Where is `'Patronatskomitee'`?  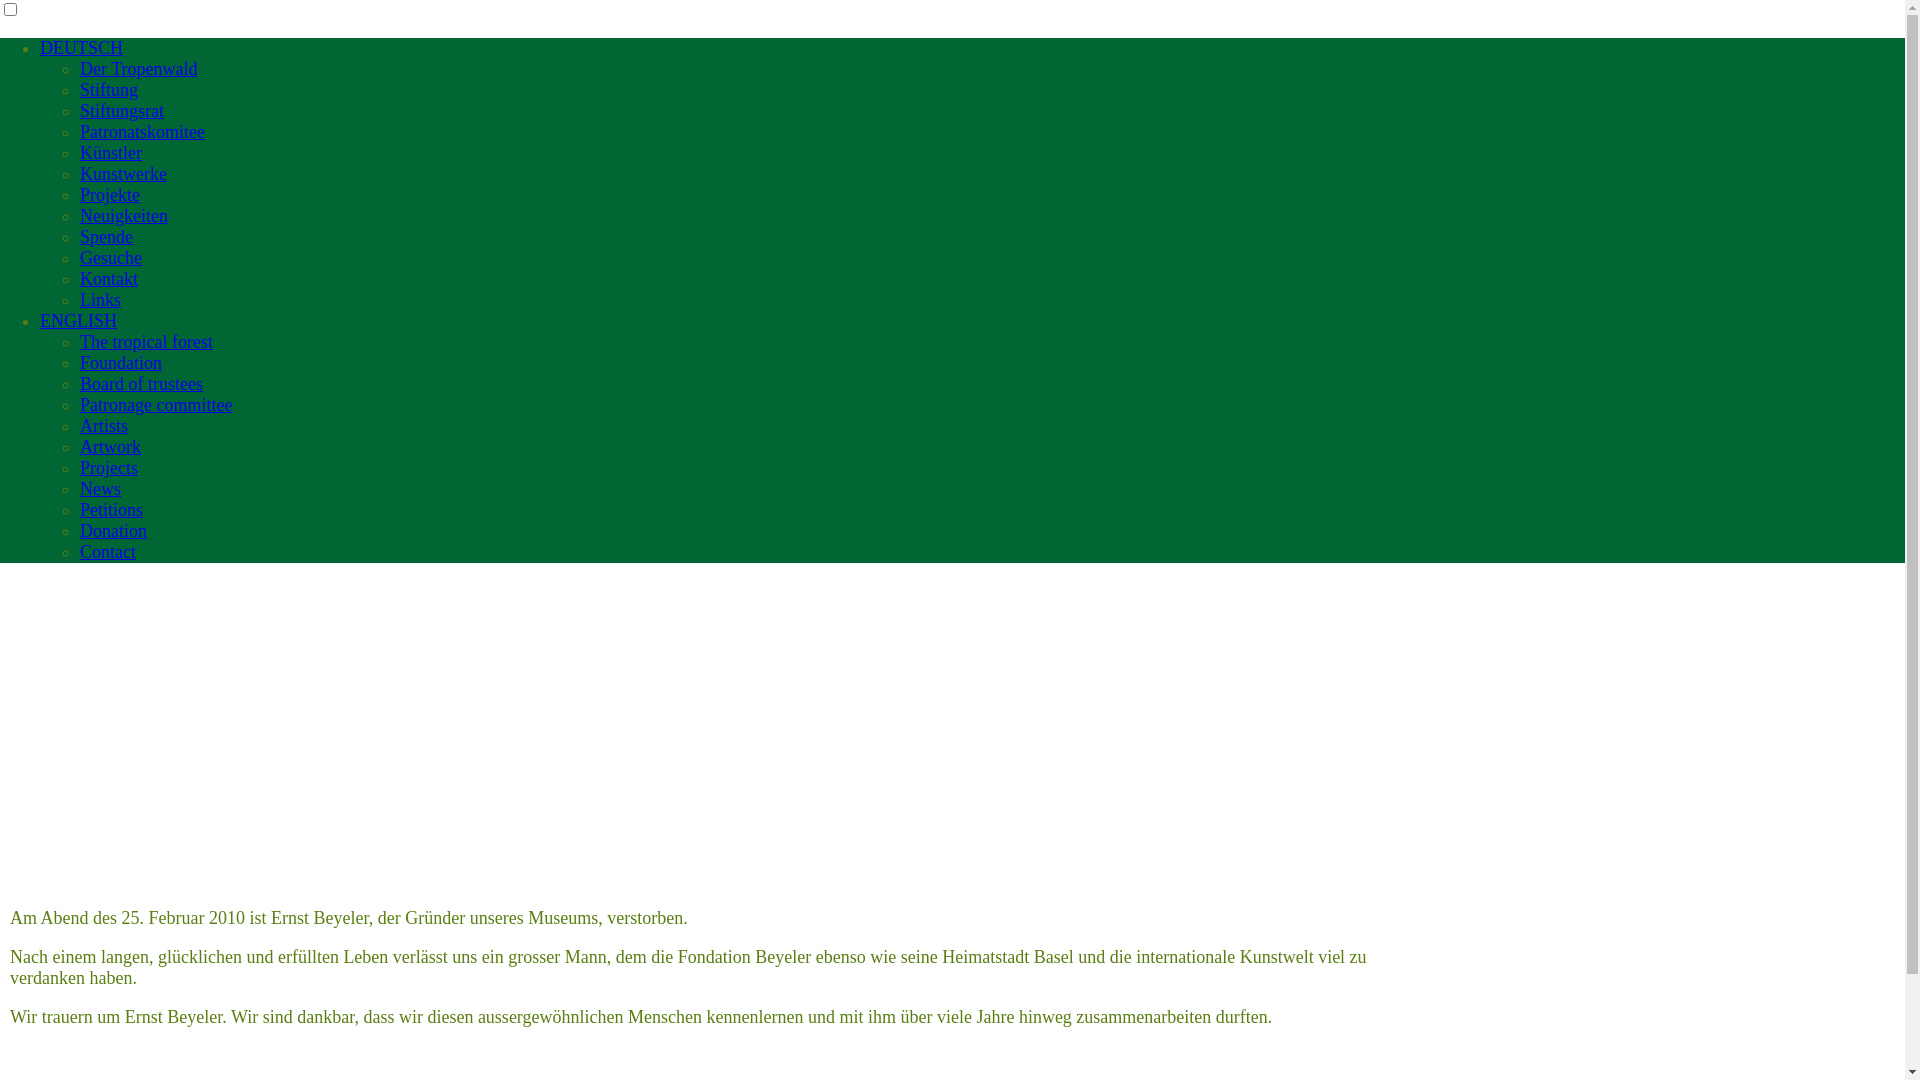
'Patronatskomitee' is located at coordinates (141, 131).